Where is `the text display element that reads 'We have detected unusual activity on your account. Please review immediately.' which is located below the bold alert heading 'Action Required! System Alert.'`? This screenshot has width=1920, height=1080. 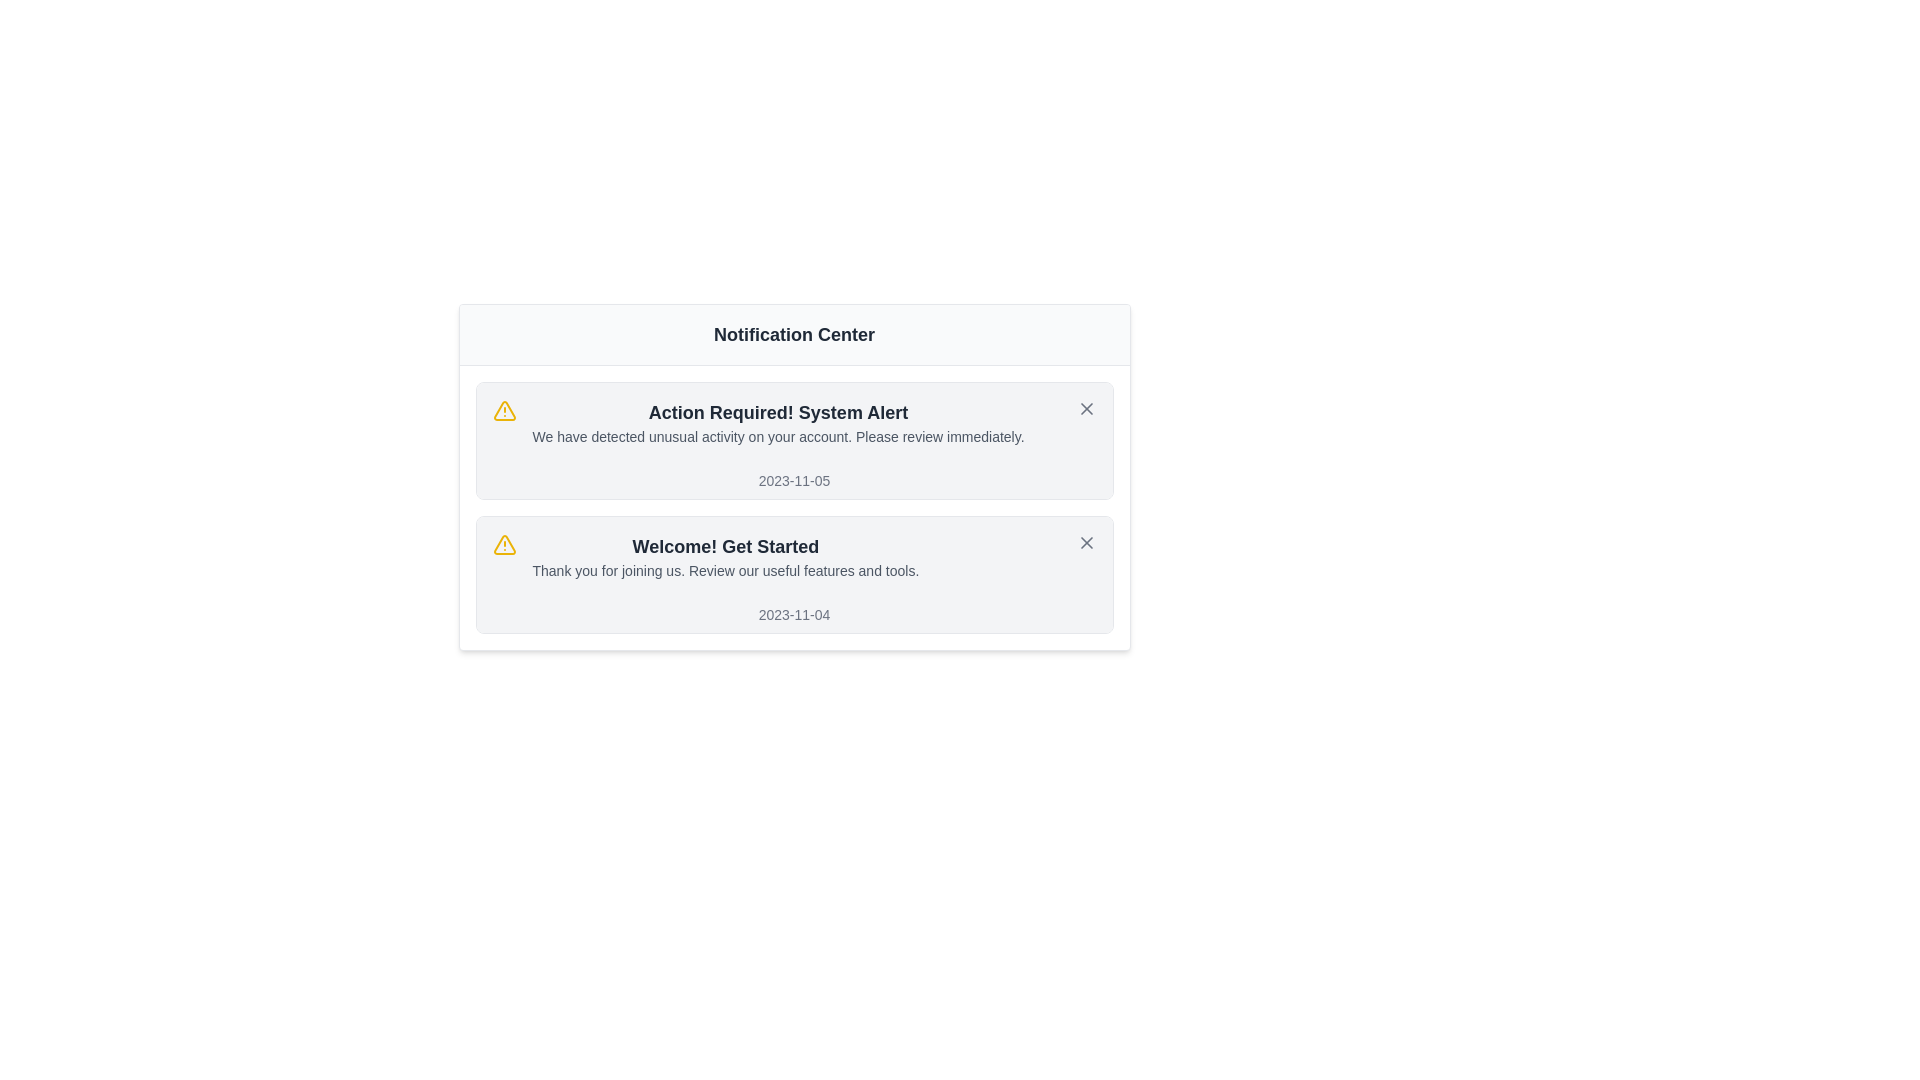
the text display element that reads 'We have detected unusual activity on your account. Please review immediately.' which is located below the bold alert heading 'Action Required! System Alert.' is located at coordinates (777, 435).